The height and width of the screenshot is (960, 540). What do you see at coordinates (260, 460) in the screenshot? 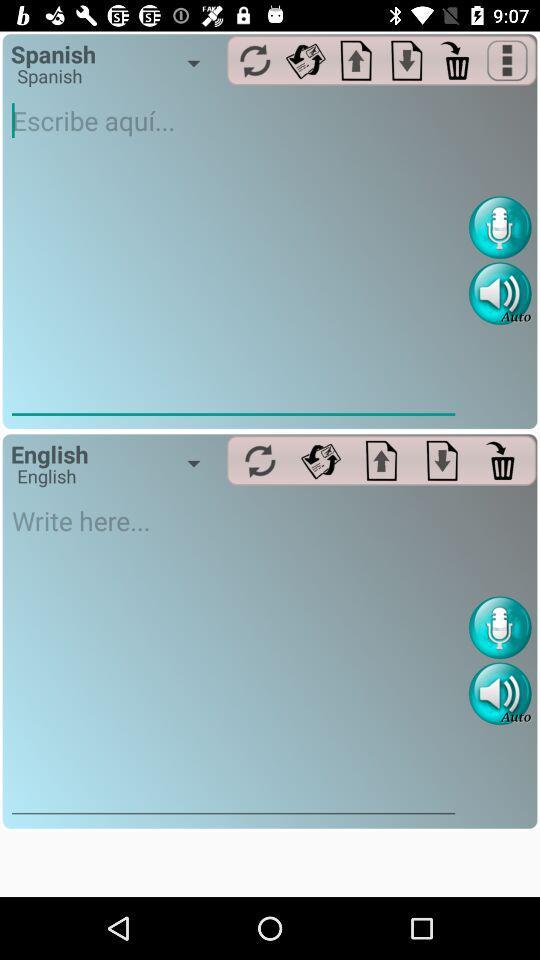
I see `all` at bounding box center [260, 460].